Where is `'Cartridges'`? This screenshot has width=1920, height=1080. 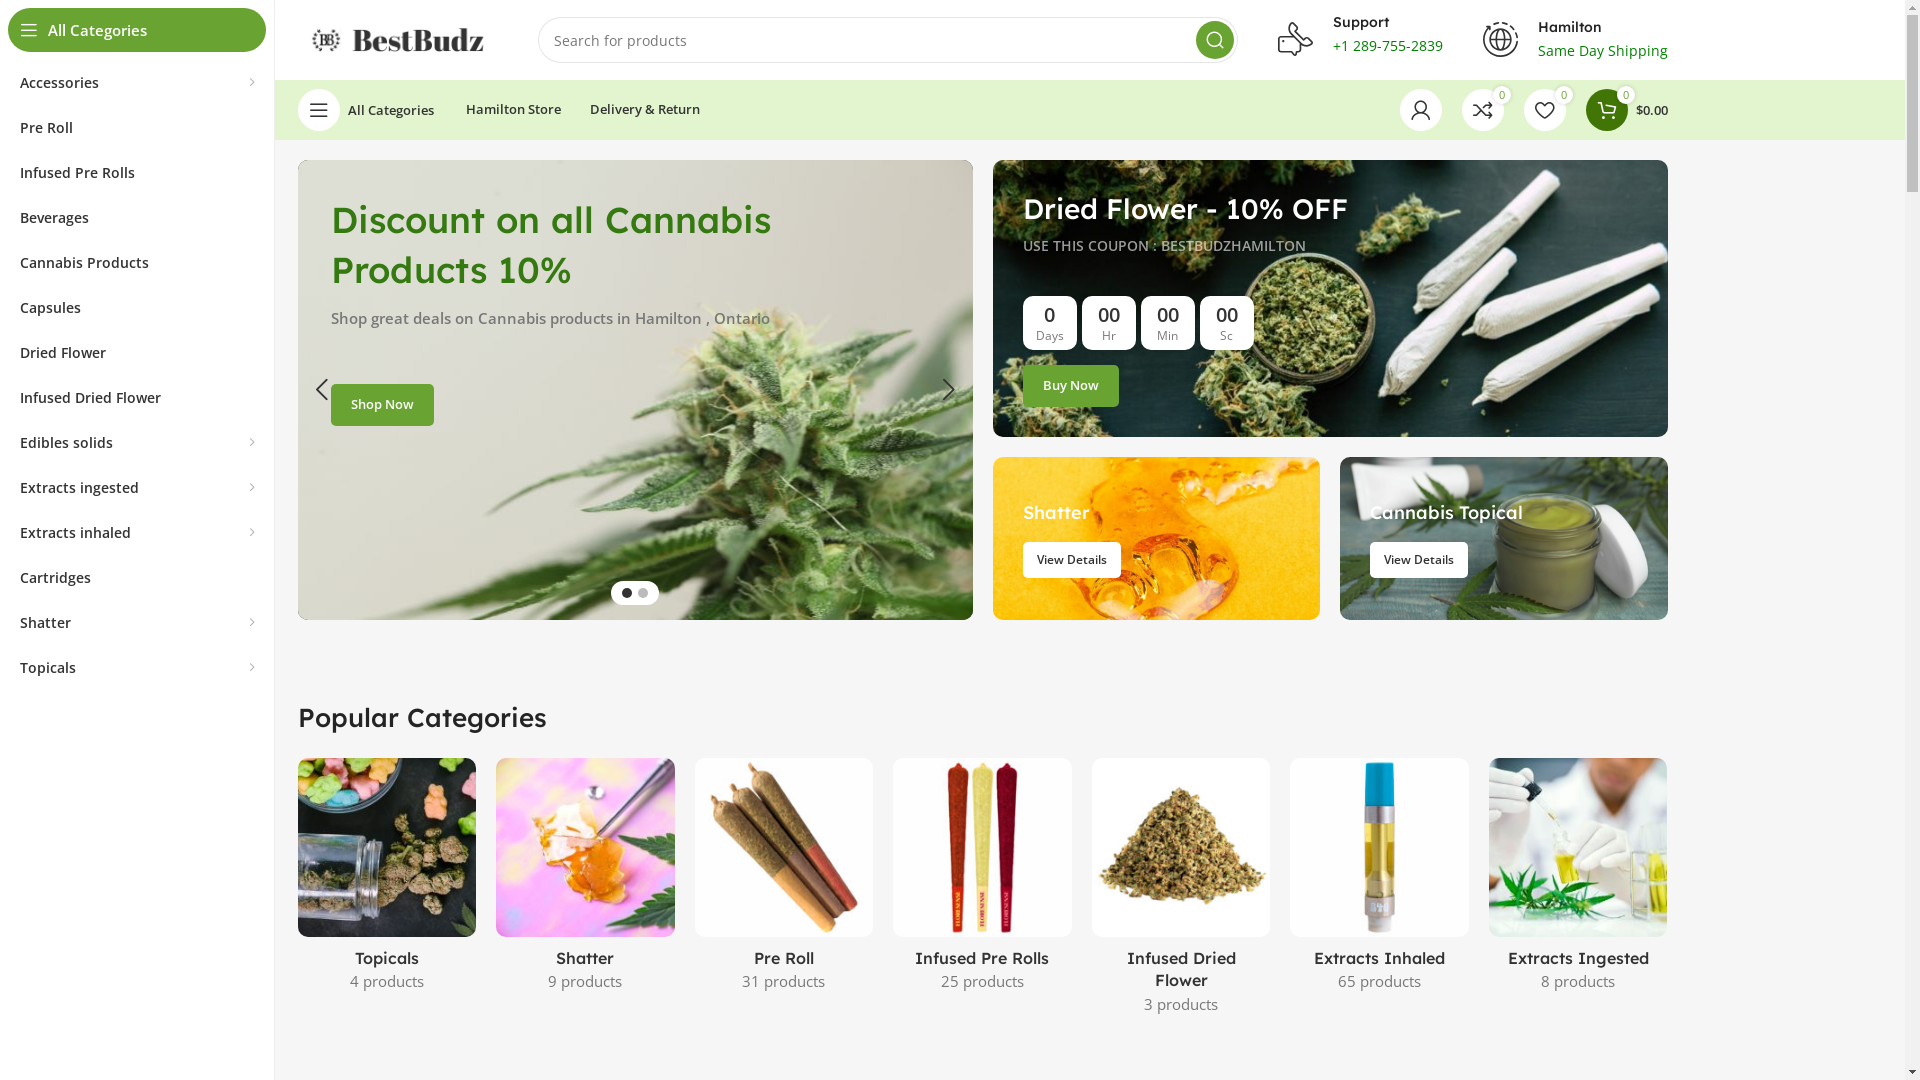
'Cartridges' is located at coordinates (136, 577).